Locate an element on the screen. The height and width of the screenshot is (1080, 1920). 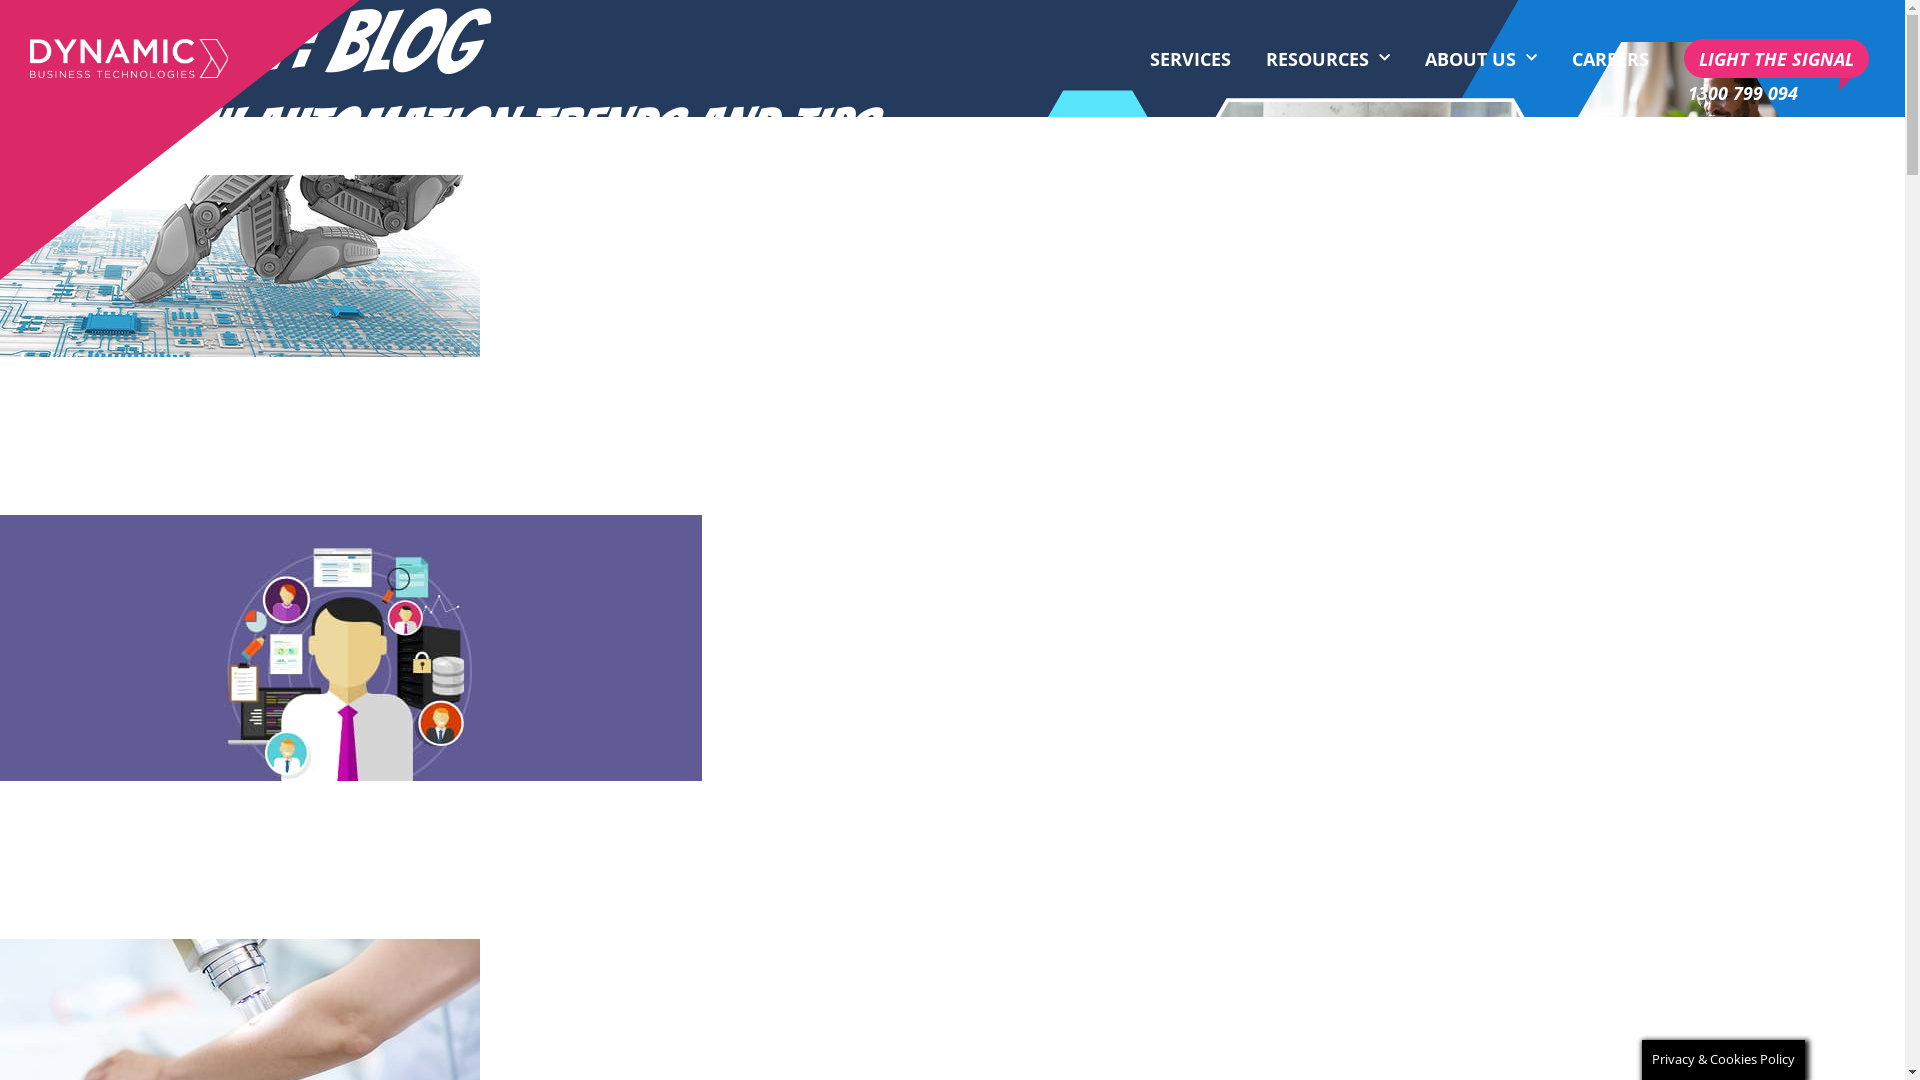
'SERVICES' is located at coordinates (1150, 57).